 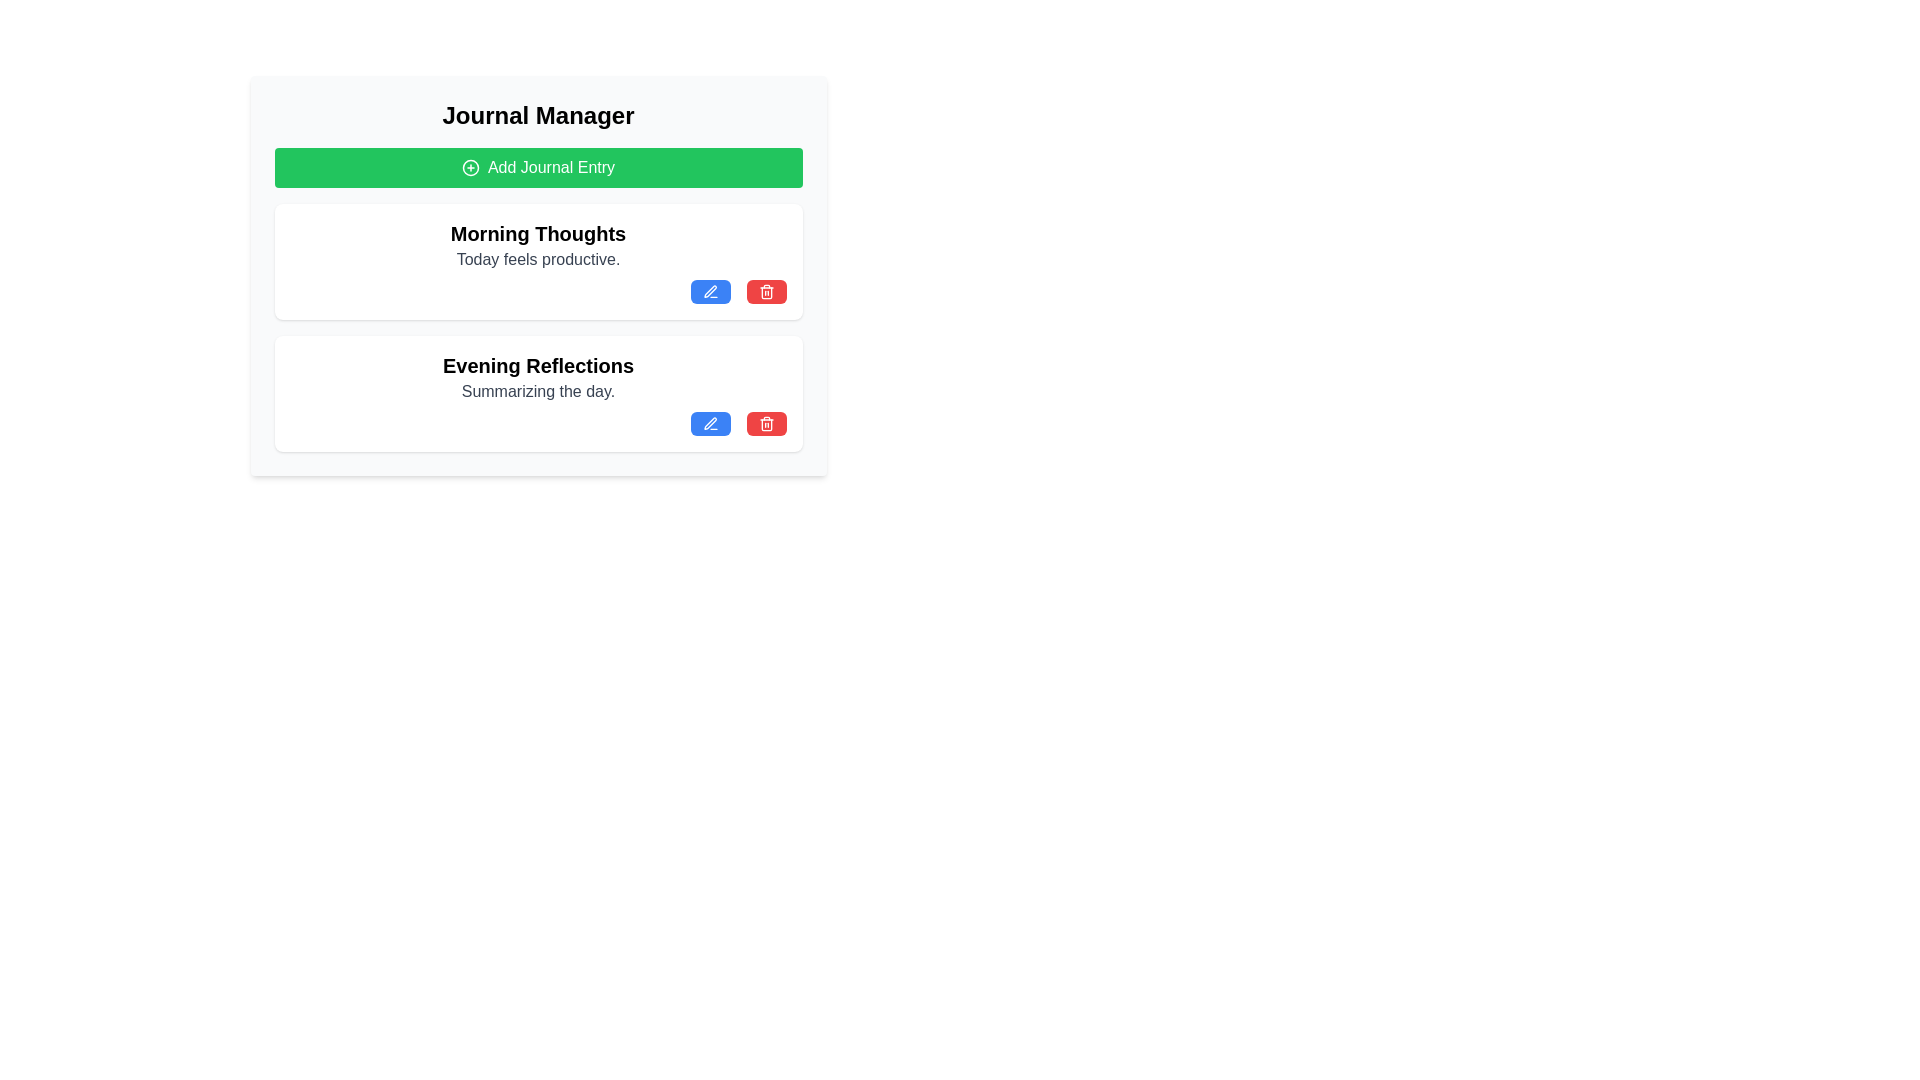 What do you see at coordinates (710, 292) in the screenshot?
I see `the blue button with a pen icon for editing, located to the right of 'Morning Thoughts.'` at bounding box center [710, 292].